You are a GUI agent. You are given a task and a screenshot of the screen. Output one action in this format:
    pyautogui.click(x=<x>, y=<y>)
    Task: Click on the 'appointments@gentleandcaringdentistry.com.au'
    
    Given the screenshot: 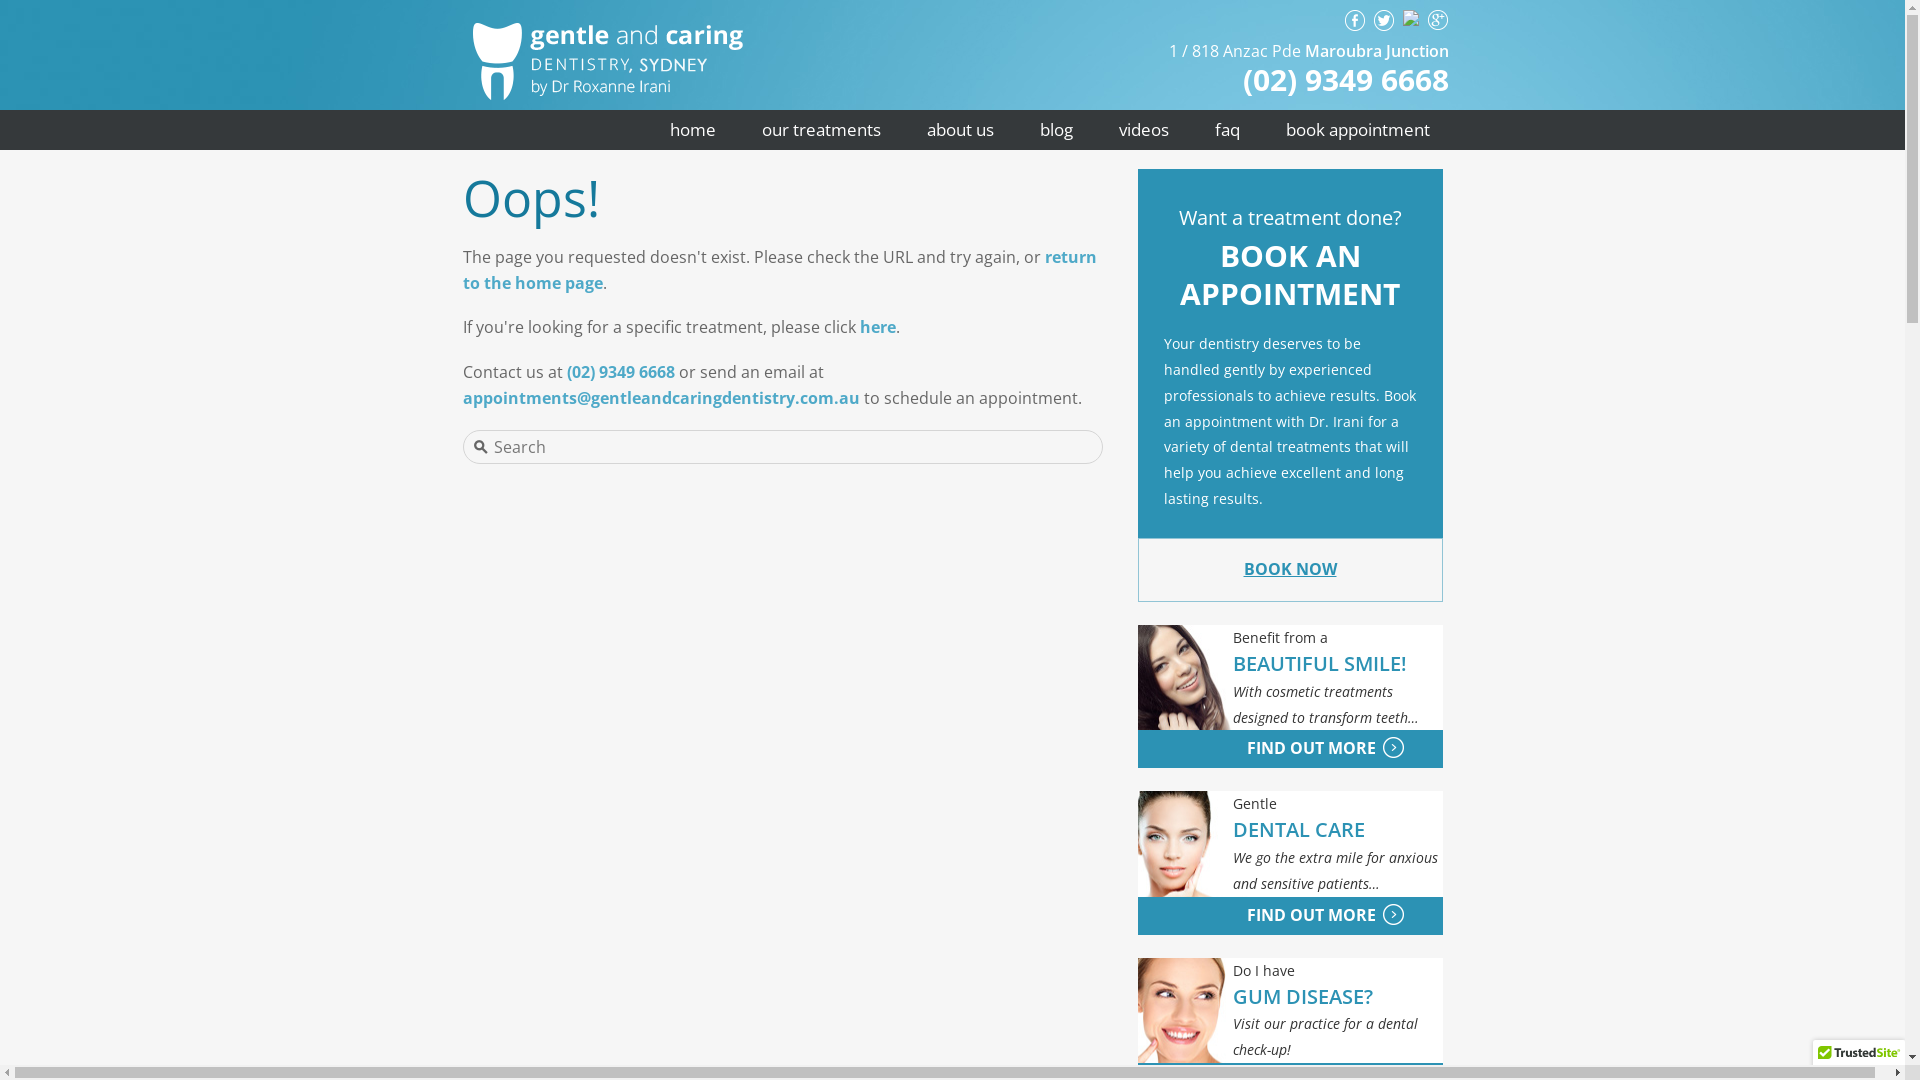 What is the action you would take?
    pyautogui.click(x=660, y=397)
    